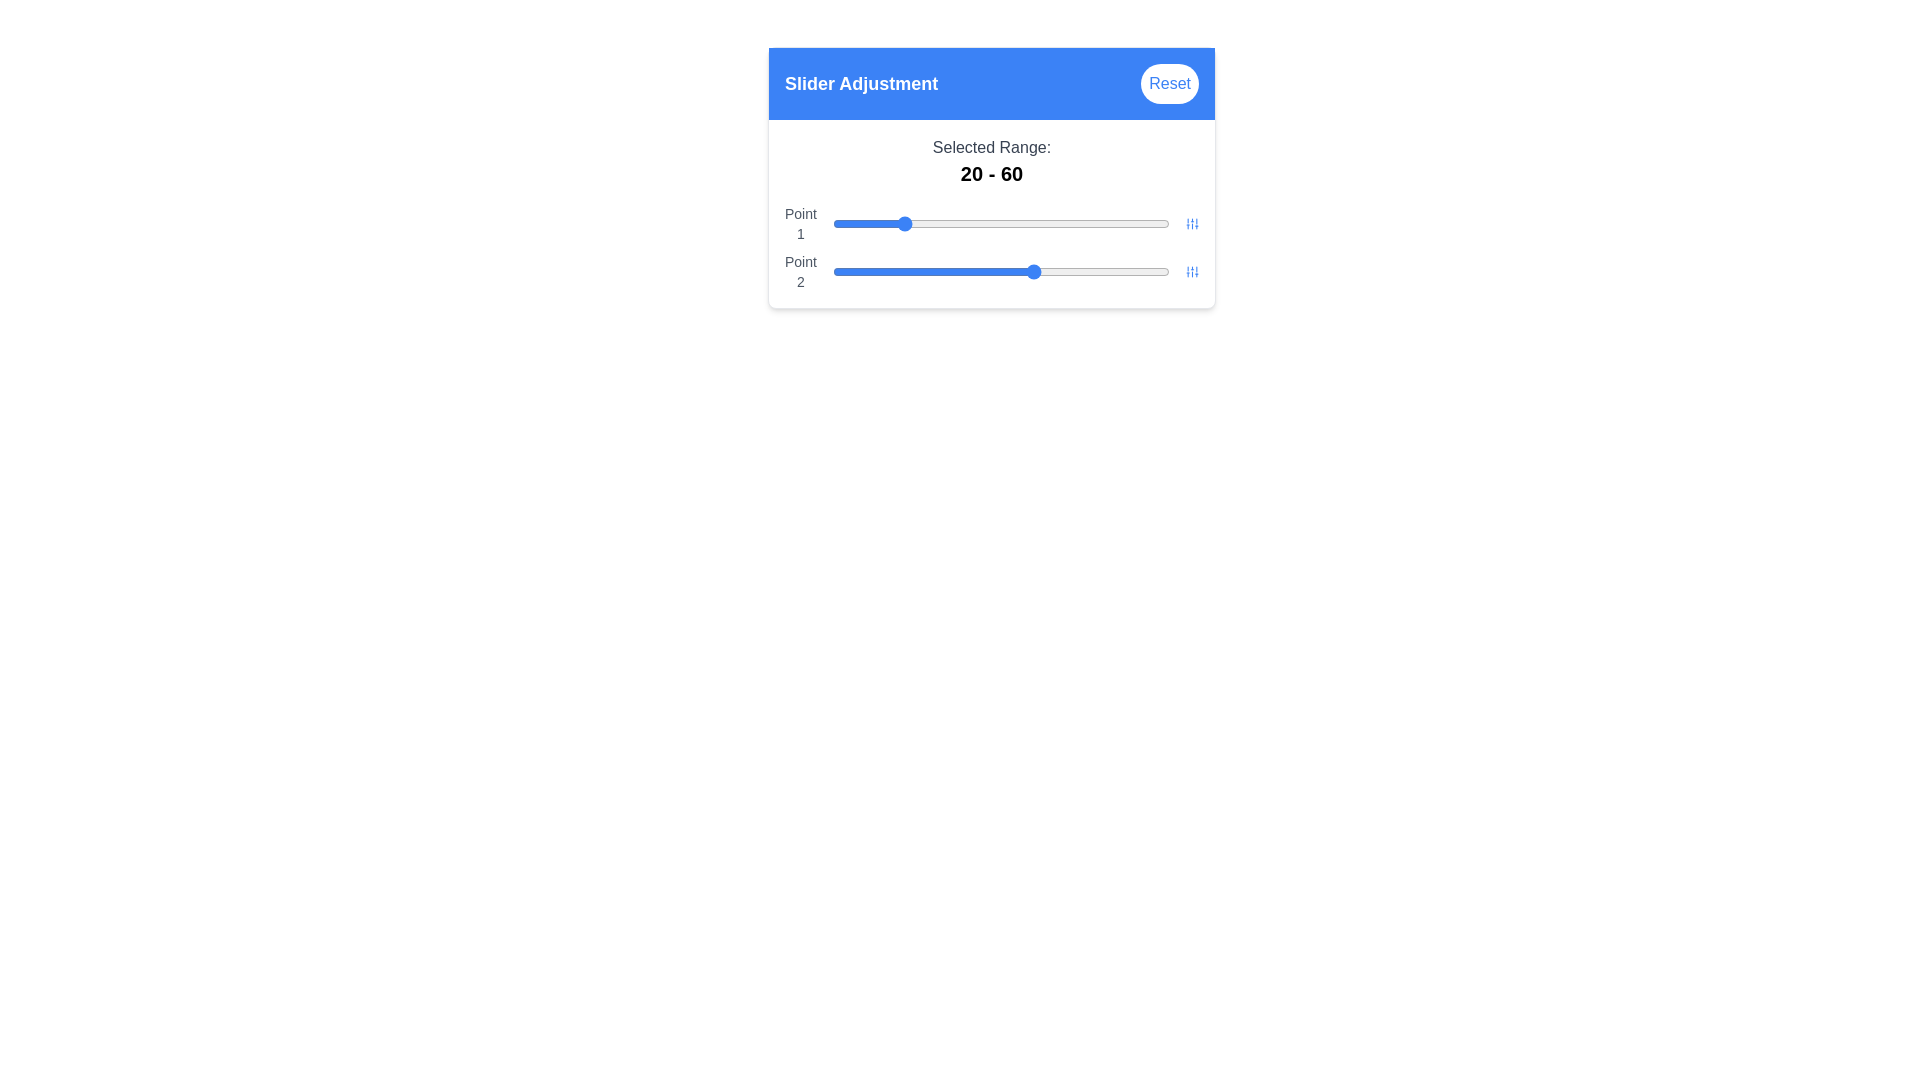  What do you see at coordinates (992, 172) in the screenshot?
I see `the Text Display element that shows the range '20 - 60', which is styled with 'font-semibold text-xl' and is located beneath the label 'Selected Range:'` at bounding box center [992, 172].